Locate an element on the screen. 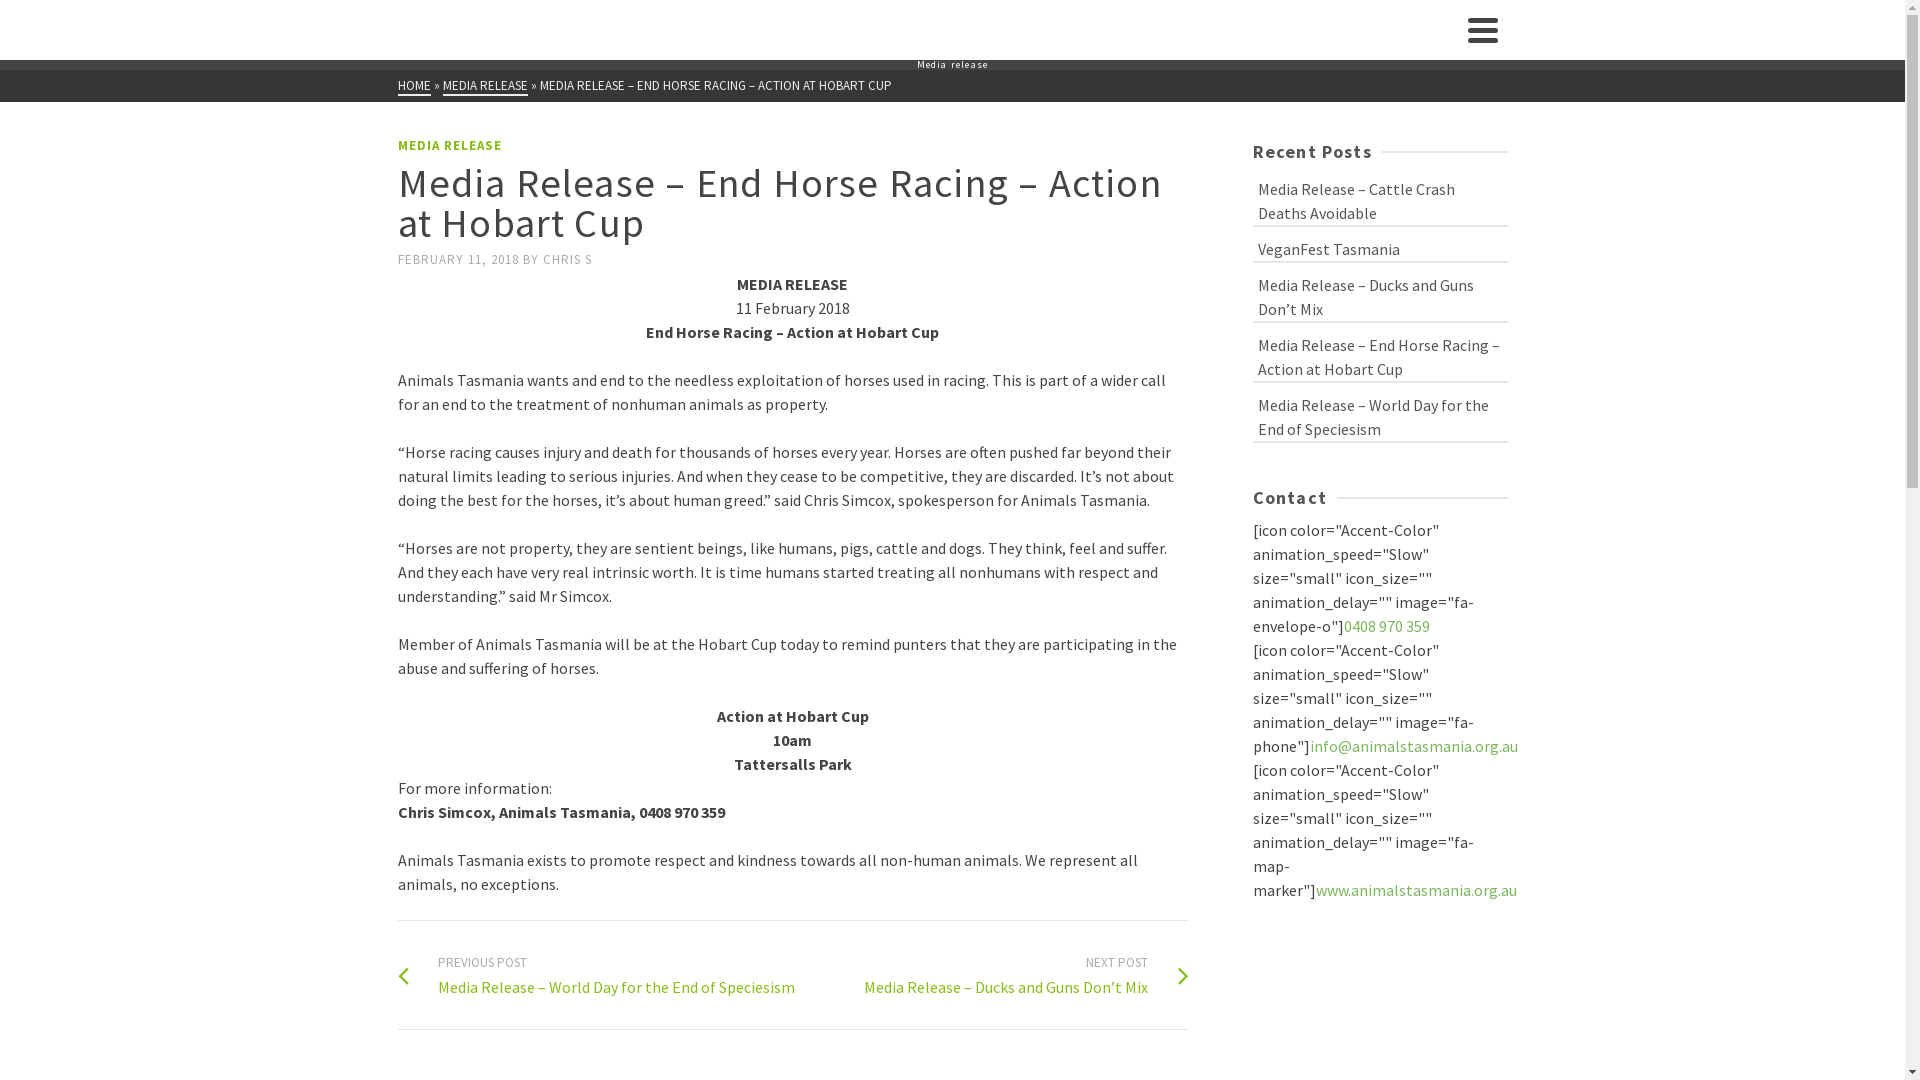 The width and height of the screenshot is (1920, 1080). 'MEDIA RELEASE' is located at coordinates (440, 85).